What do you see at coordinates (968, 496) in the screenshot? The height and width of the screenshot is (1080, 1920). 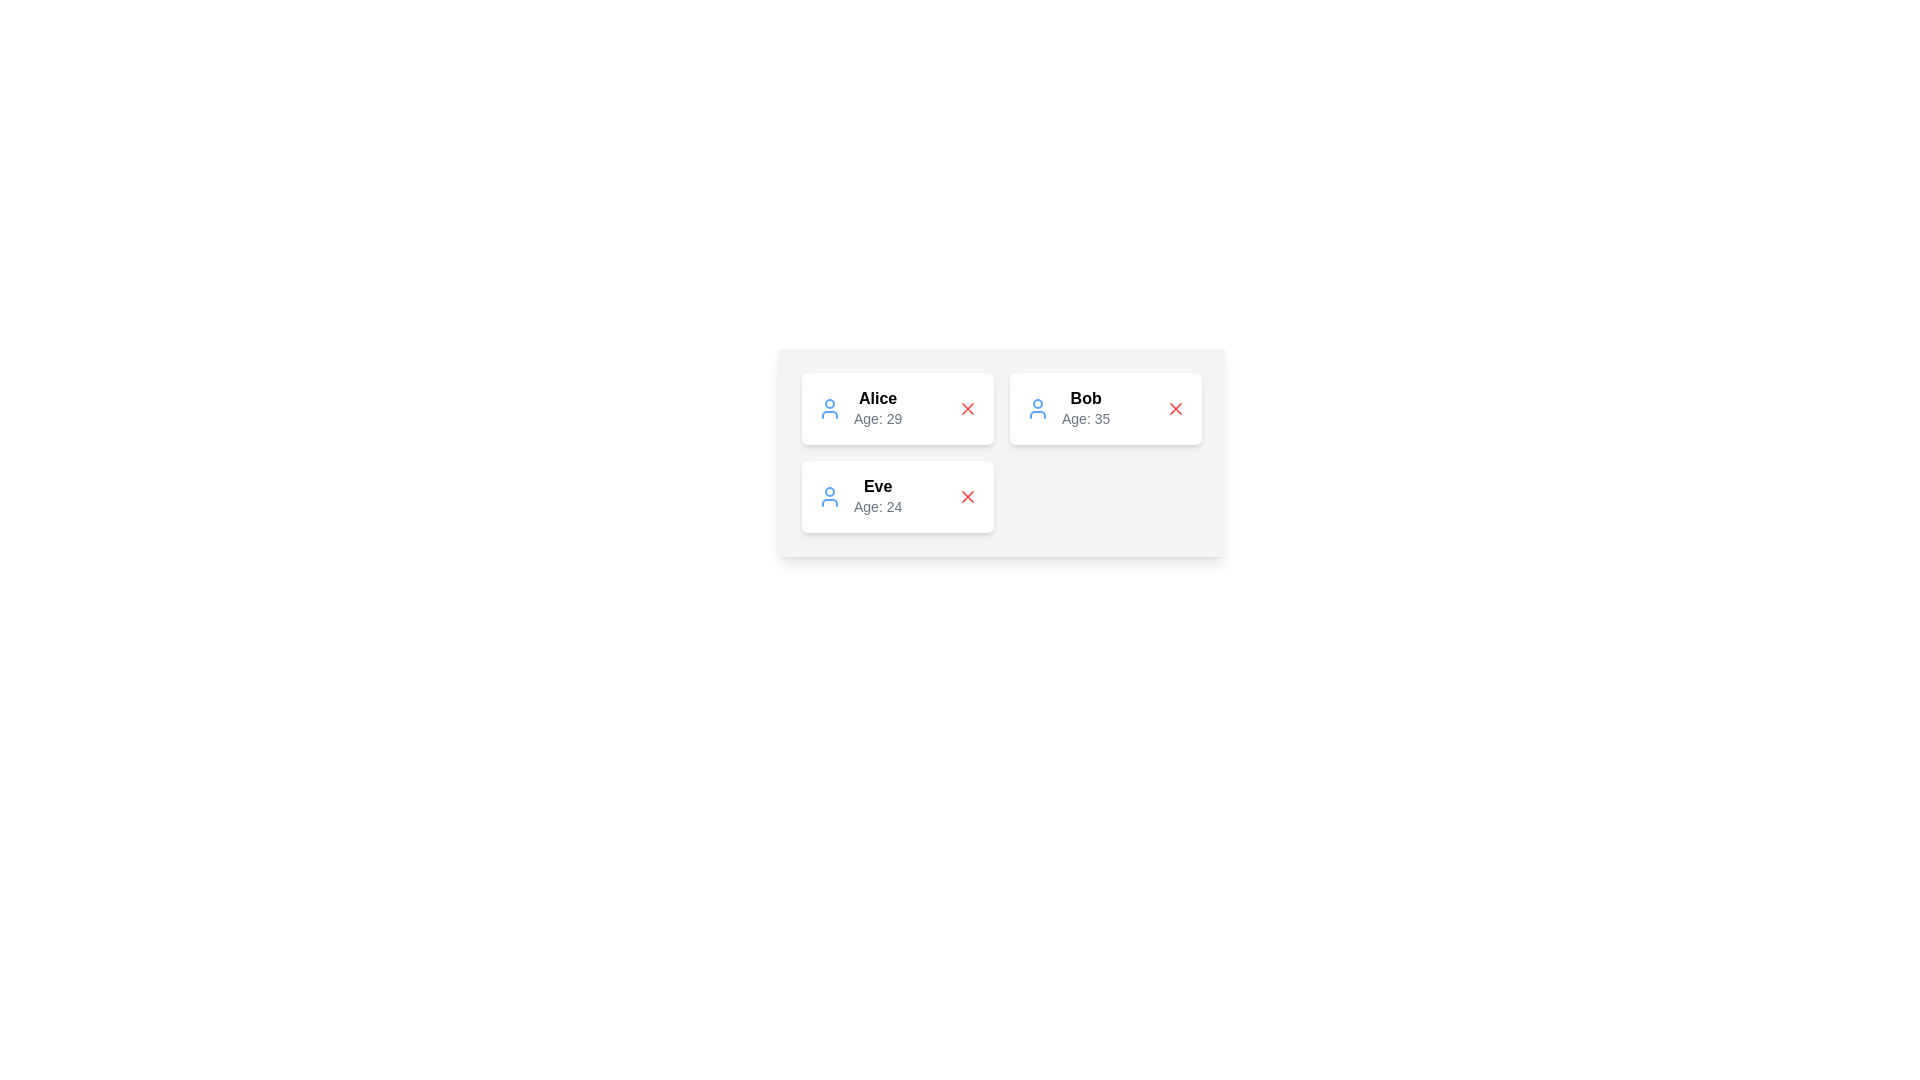 I see `close button for the user Eve` at bounding box center [968, 496].